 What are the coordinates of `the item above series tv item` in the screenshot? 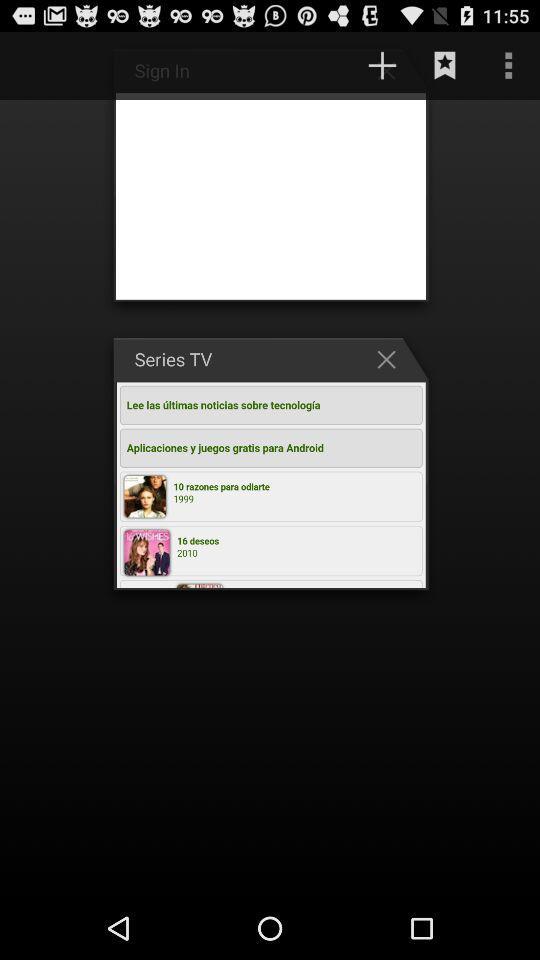 It's located at (382, 65).